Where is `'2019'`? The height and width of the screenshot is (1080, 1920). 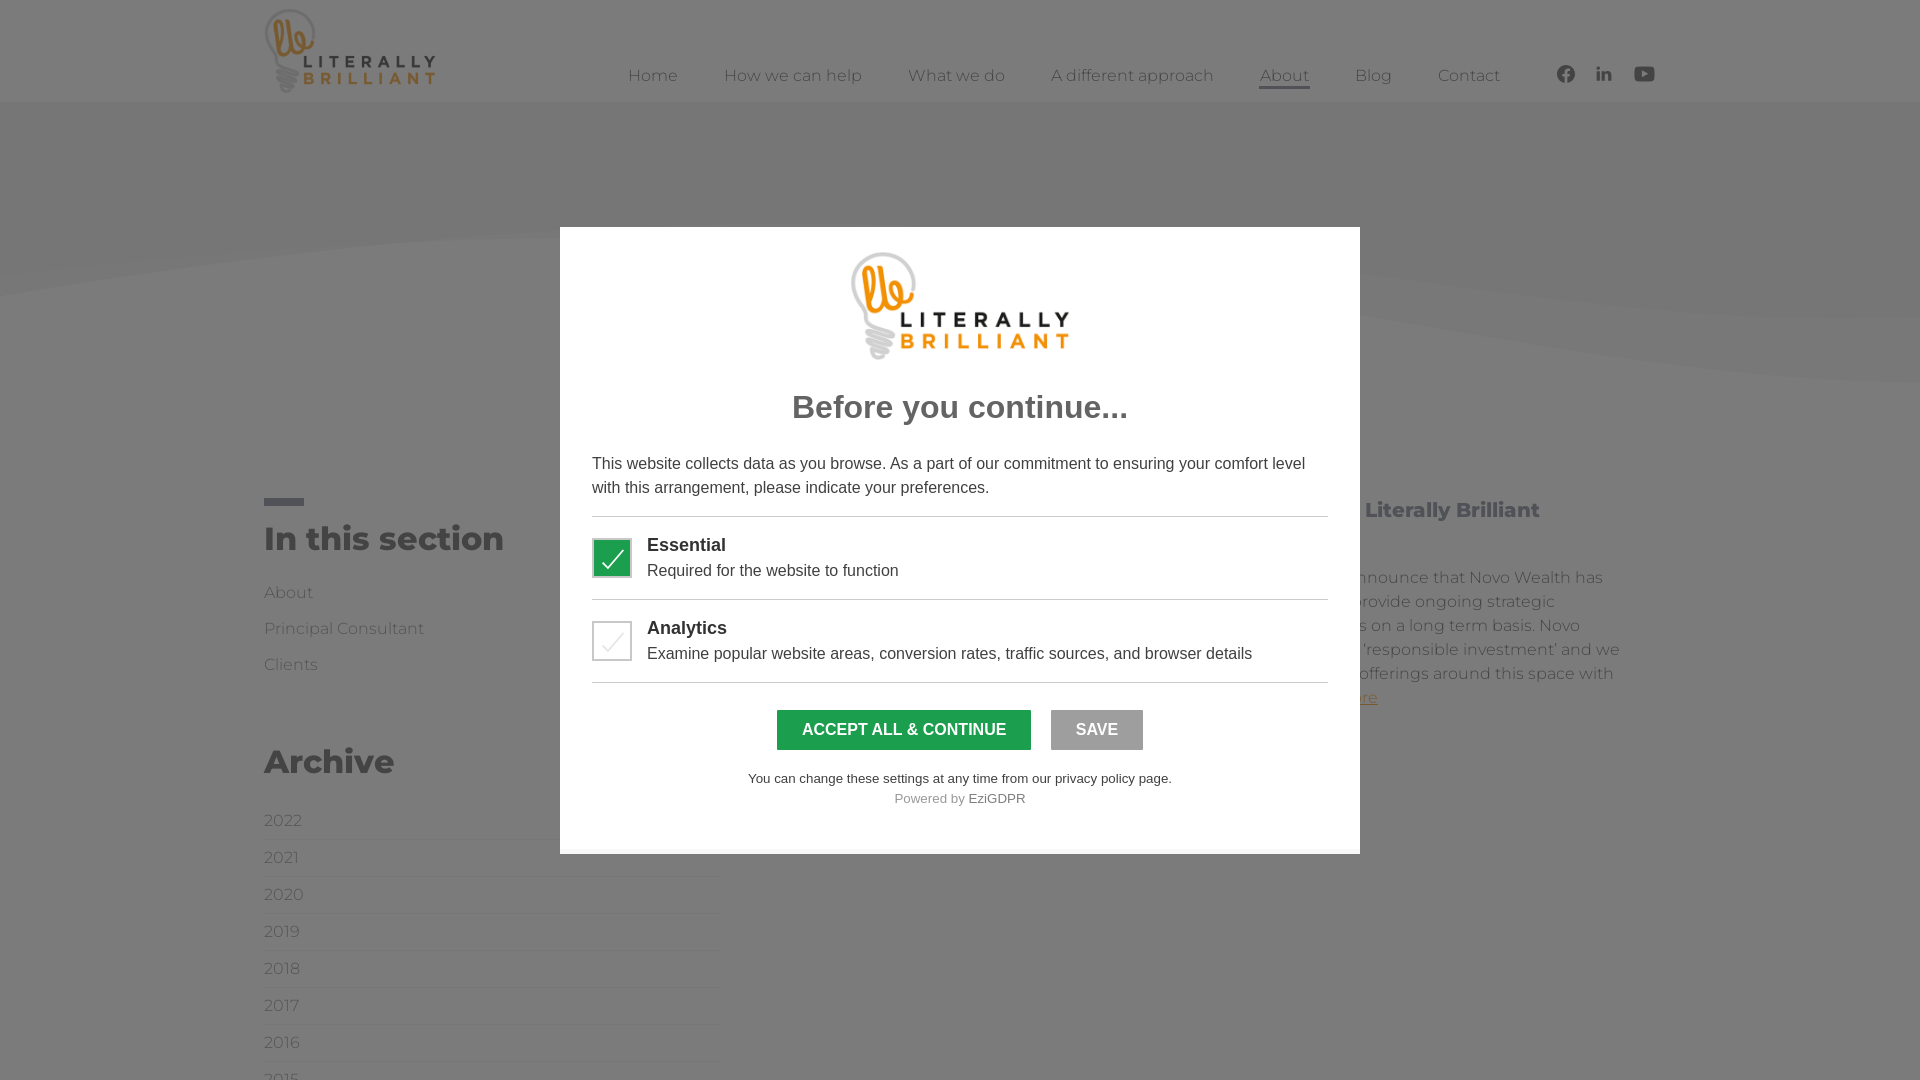 '2019' is located at coordinates (281, 932).